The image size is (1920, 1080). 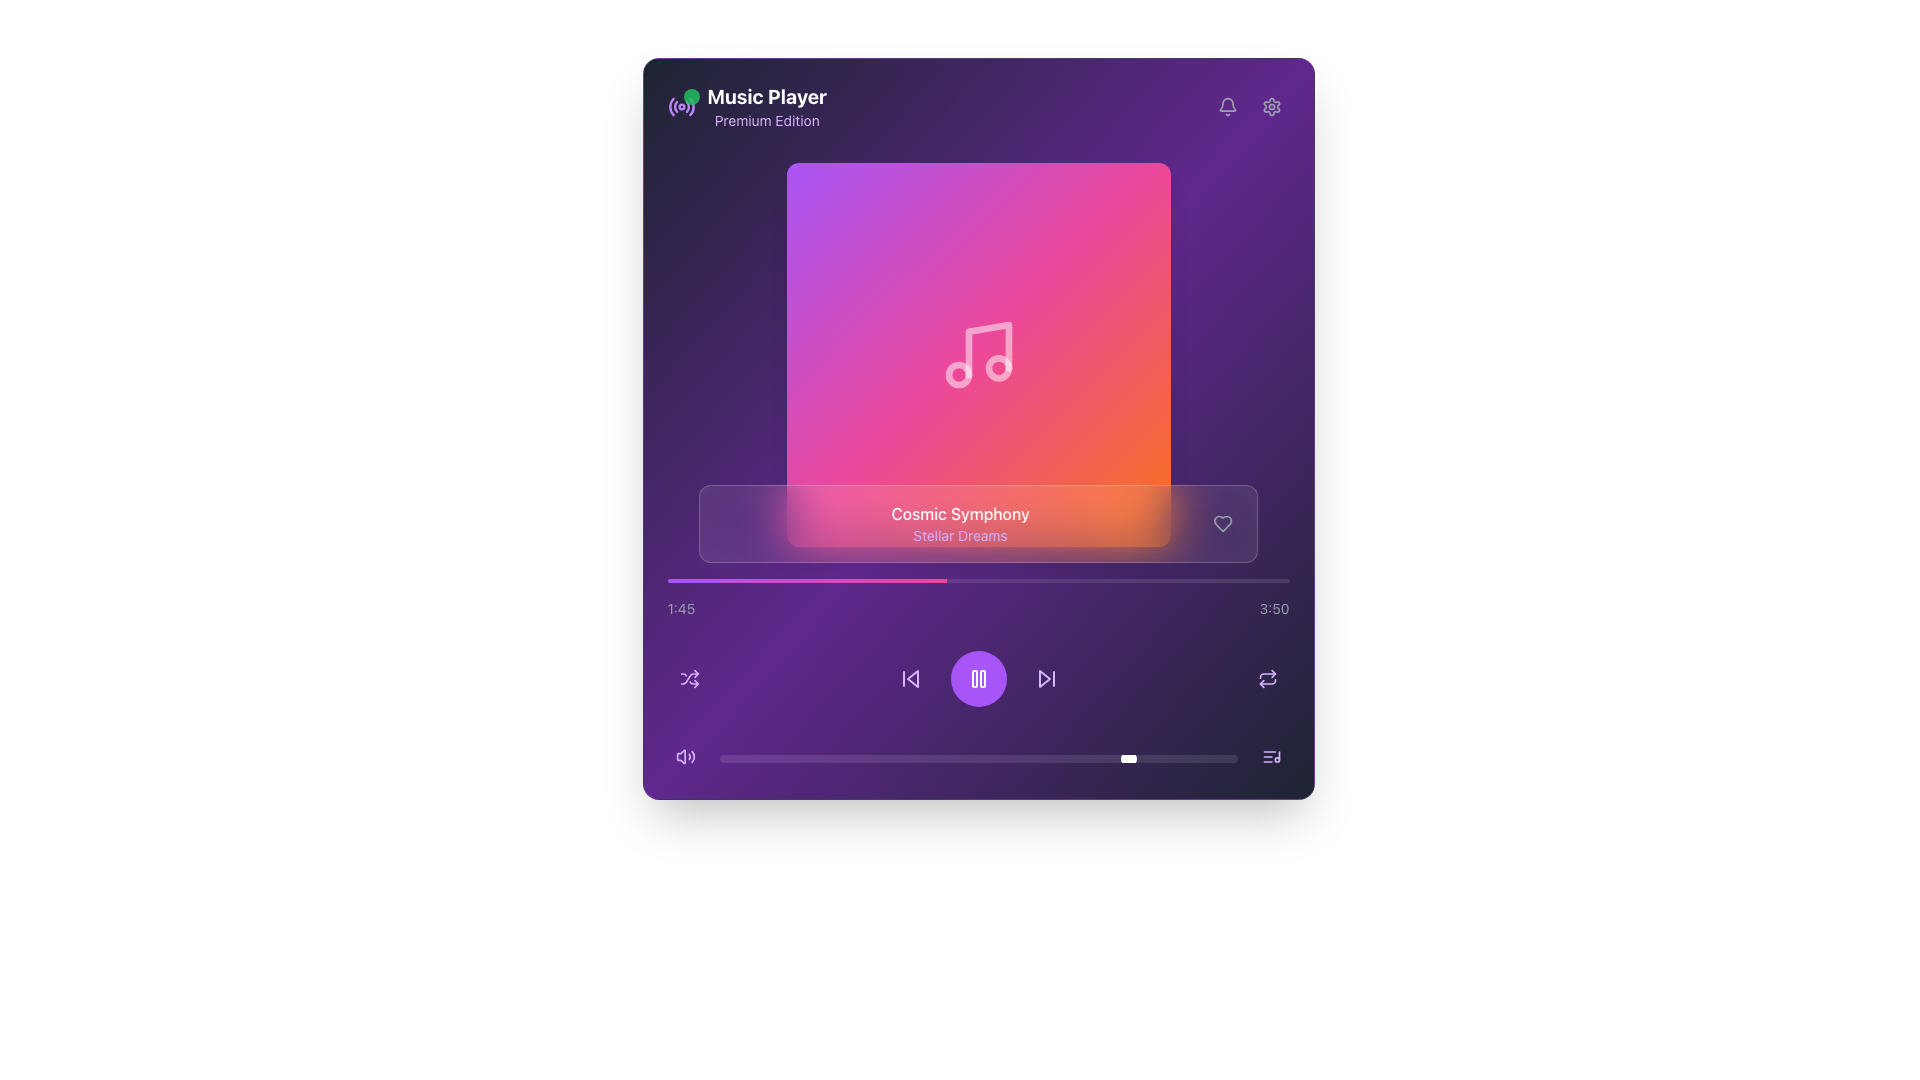 I want to click on the repeat button located at the bottom right of the media player interface, so click(x=1266, y=677).